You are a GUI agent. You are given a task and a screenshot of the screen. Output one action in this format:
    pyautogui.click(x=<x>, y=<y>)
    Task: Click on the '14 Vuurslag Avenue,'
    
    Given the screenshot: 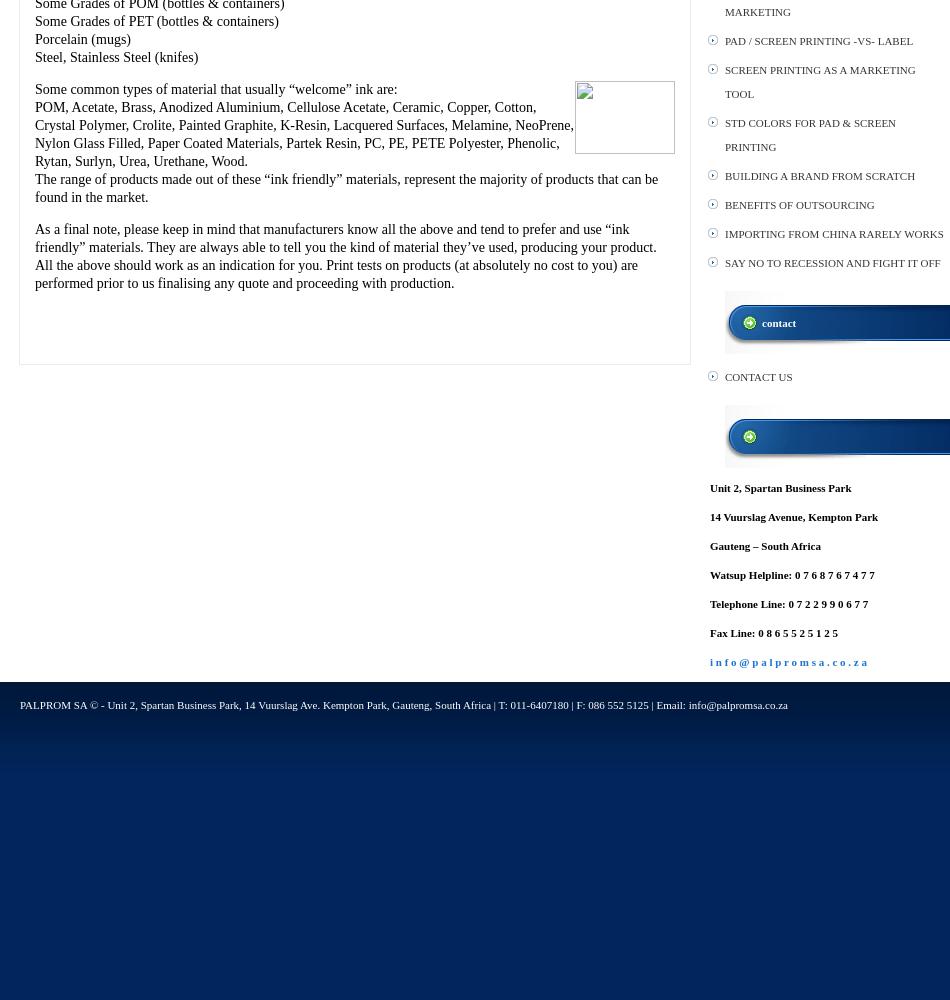 What is the action you would take?
    pyautogui.click(x=757, y=517)
    